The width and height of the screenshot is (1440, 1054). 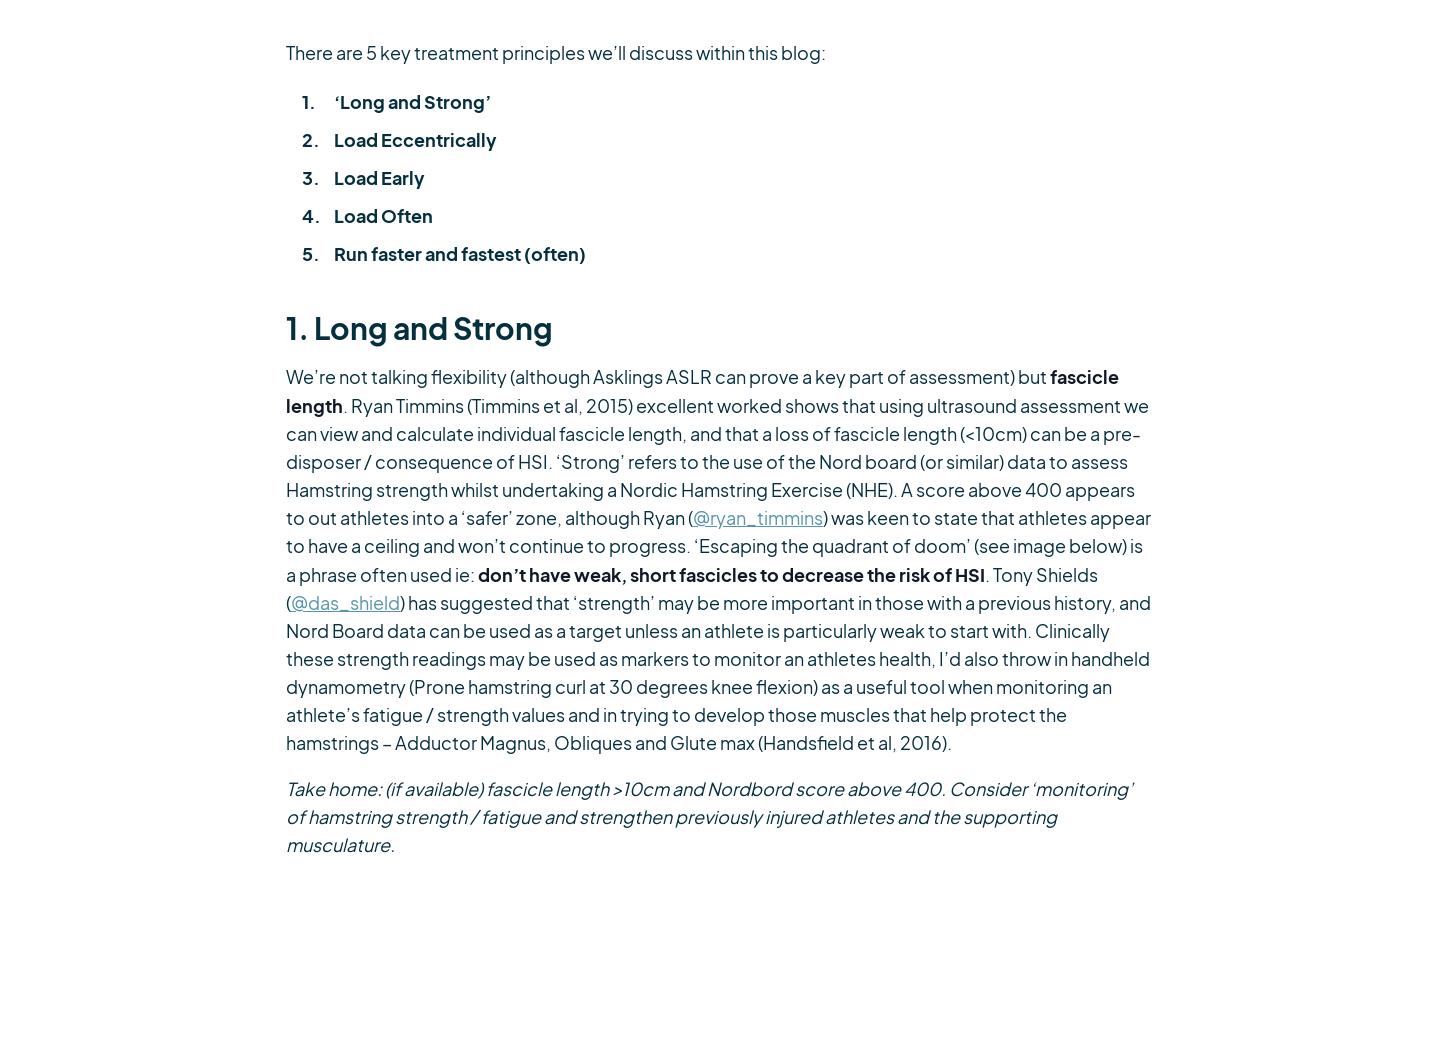 I want to click on '. Ryan Timmins (Timmins et al, 2015) excellent worked shows that using ultrasound assessment we can view and calculate individual fascicle length, and that a loss of fascicle length (<10cm) can be a pre-disposer / consequence of HSI. ‘Strong’ refers to the use of the Nord board (or similar) data to assess Hamstring strength whilst undertaking a Nordic Hamstring Exercise (NHE). A score above 400 appears to out athletes into a ‘safer’ zone, although Ryan (', so click(x=284, y=461).